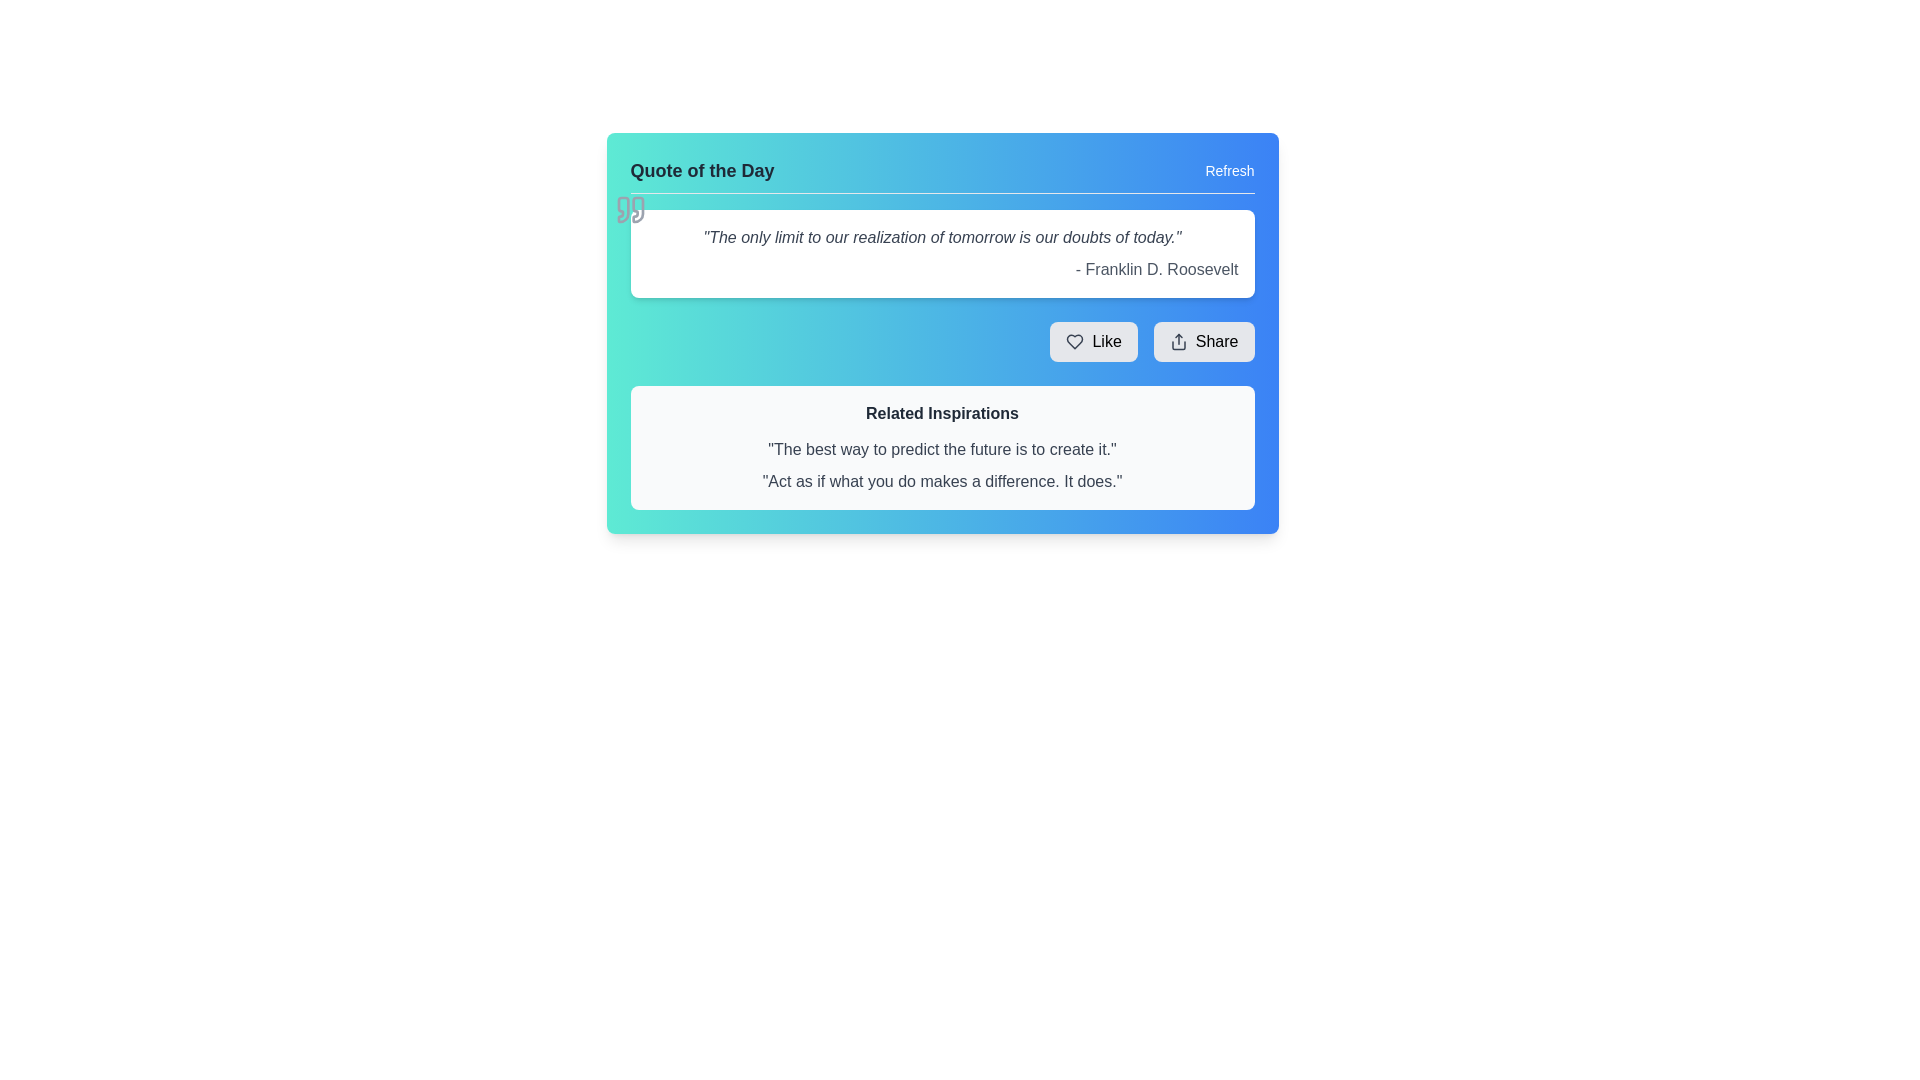  I want to click on the small dark gray share icon, which features an upward arrow emerging from a rectangular base, located within the 'Share' button, so click(1178, 341).